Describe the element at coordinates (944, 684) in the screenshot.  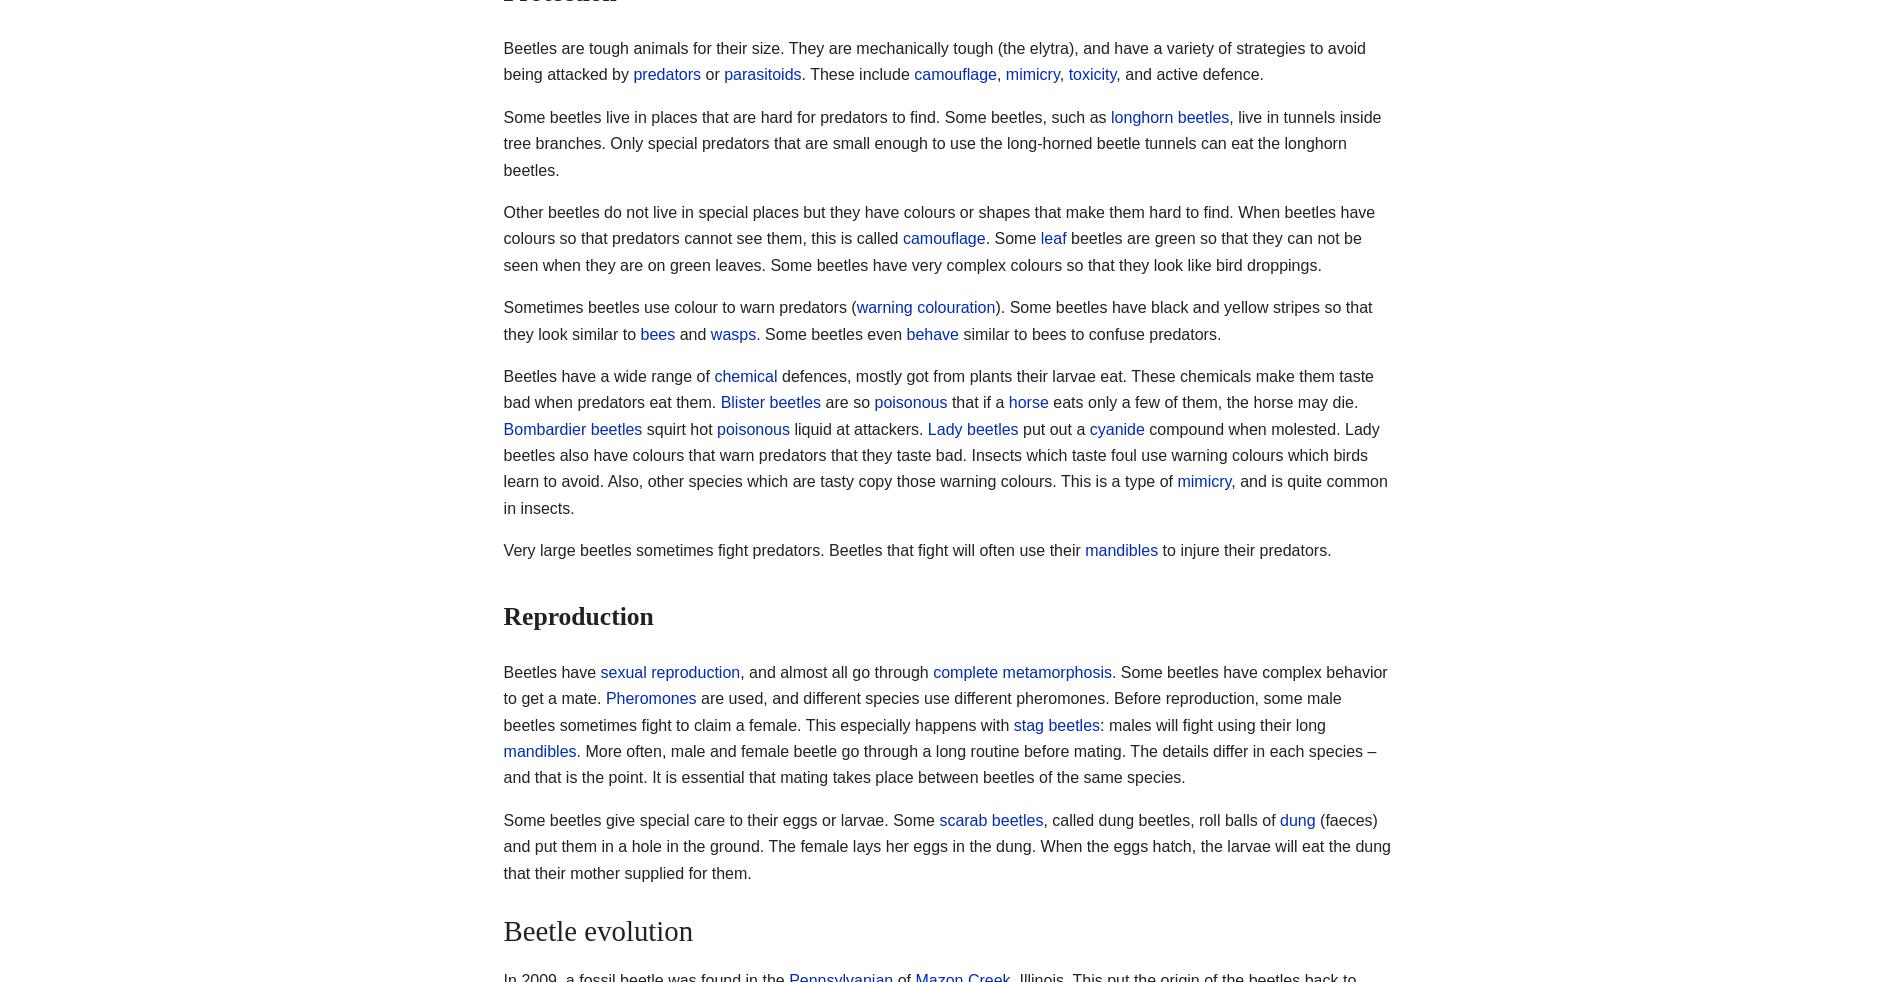
I see `'. Some beetles have complex behavior to get a mate.'` at that location.